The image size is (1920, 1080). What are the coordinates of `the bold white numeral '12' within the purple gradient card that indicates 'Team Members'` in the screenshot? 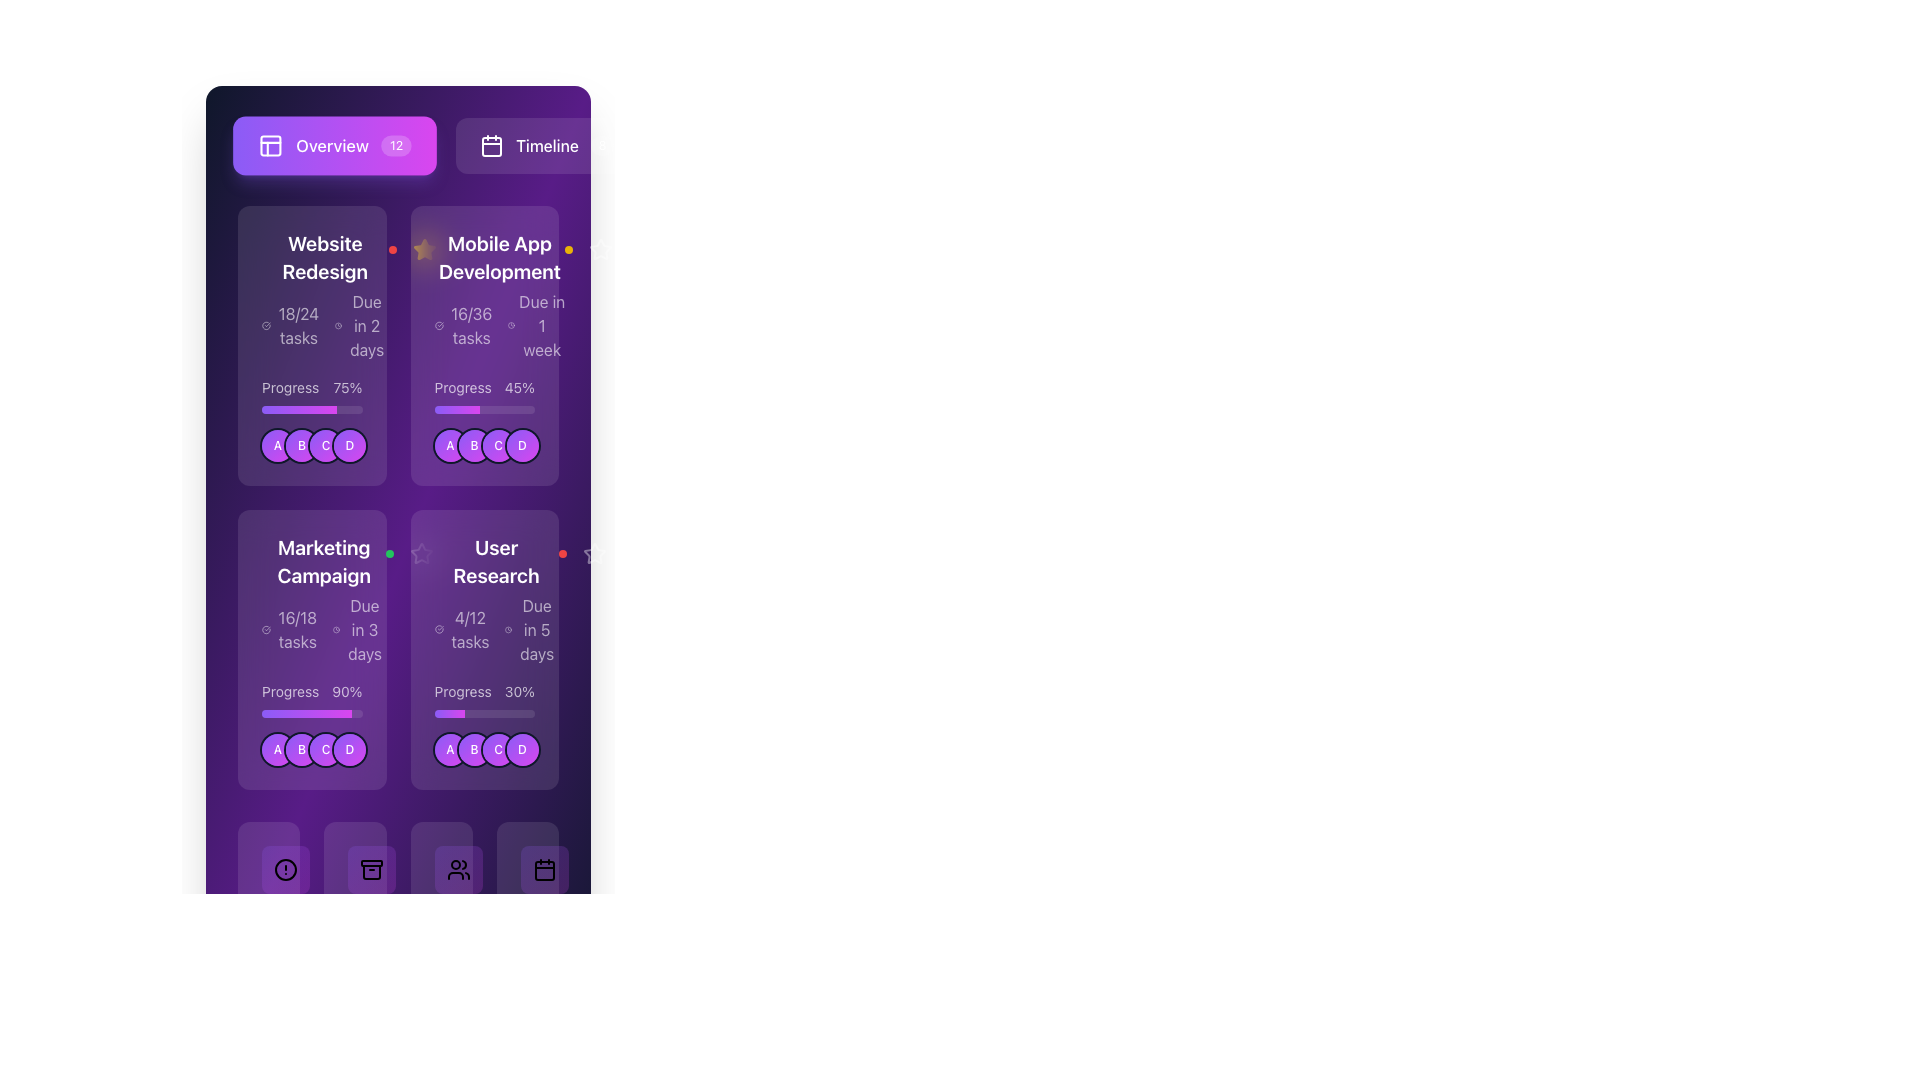 It's located at (440, 925).